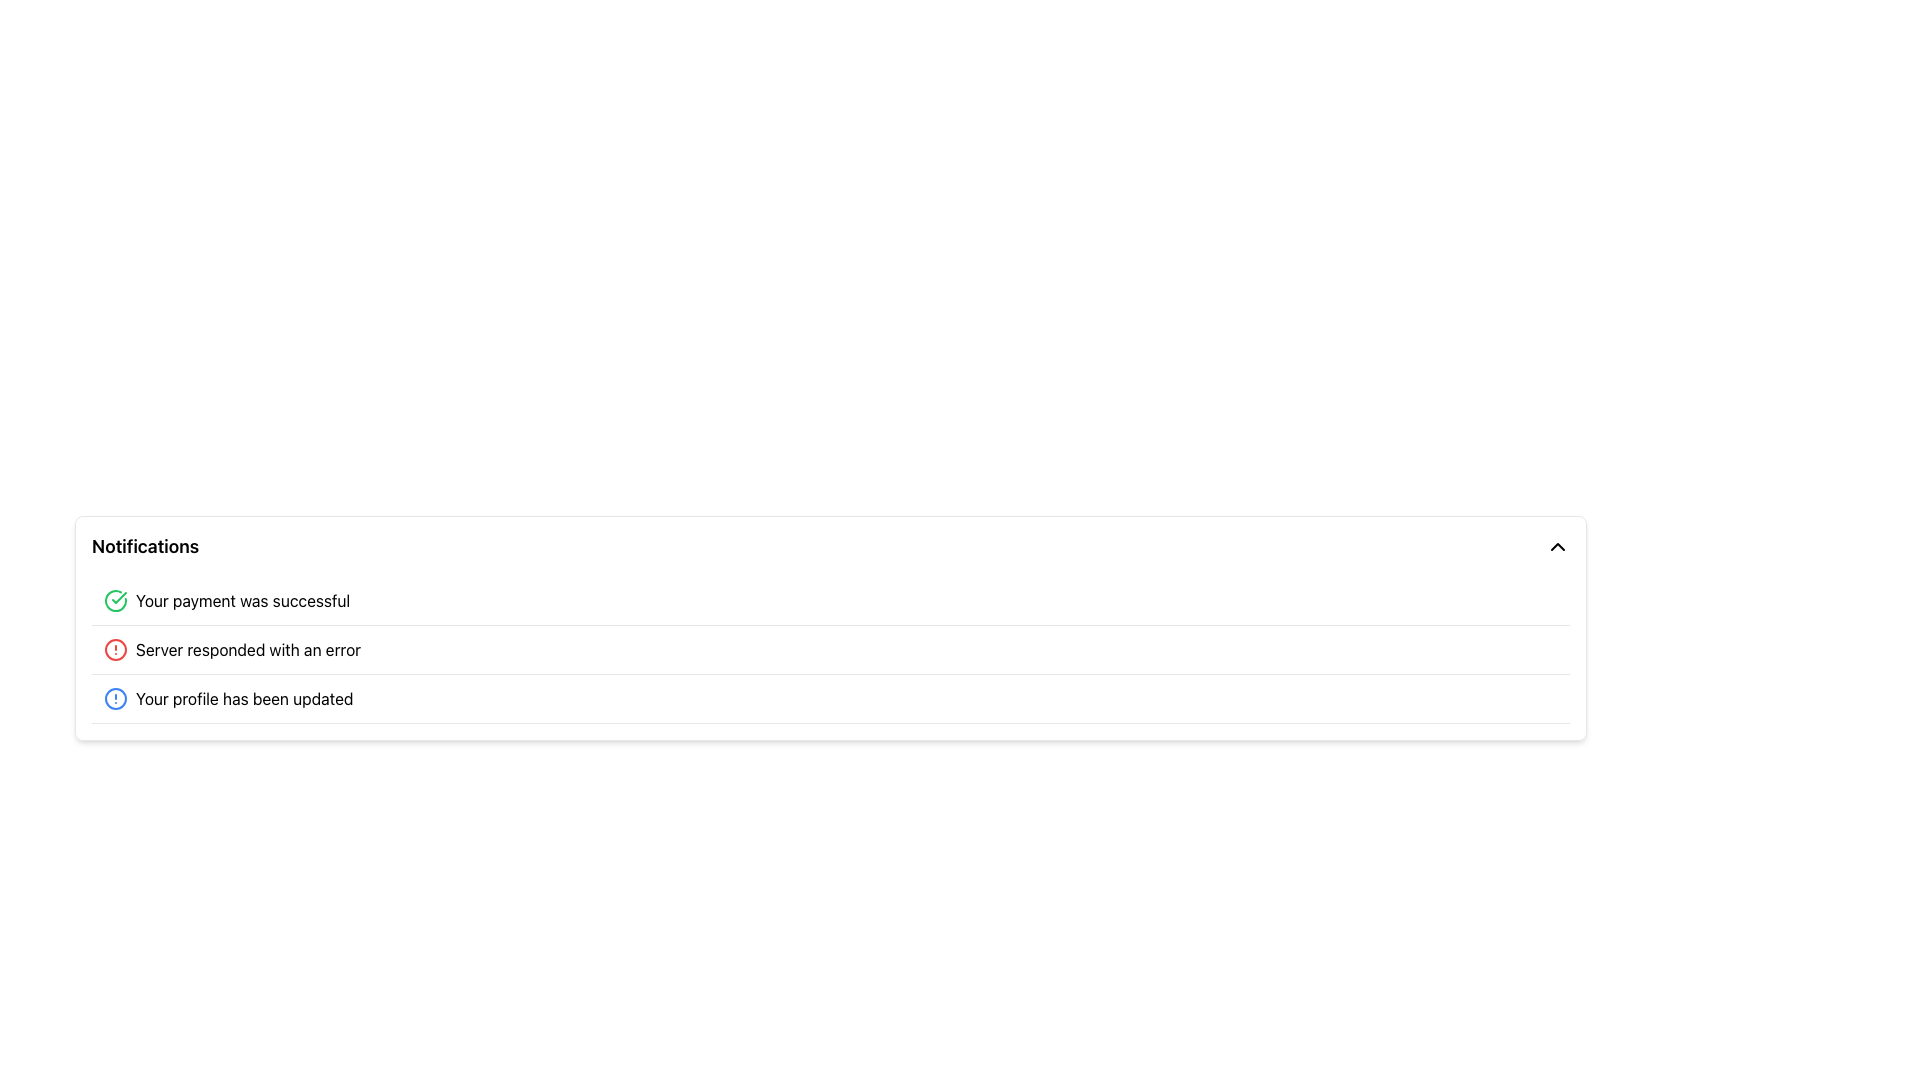 Image resolution: width=1920 pixels, height=1080 pixels. Describe the element at coordinates (247, 650) in the screenshot. I see `the error notification text label that informs the user of a server communication error, located between the successful payment message and the profile update message` at that location.